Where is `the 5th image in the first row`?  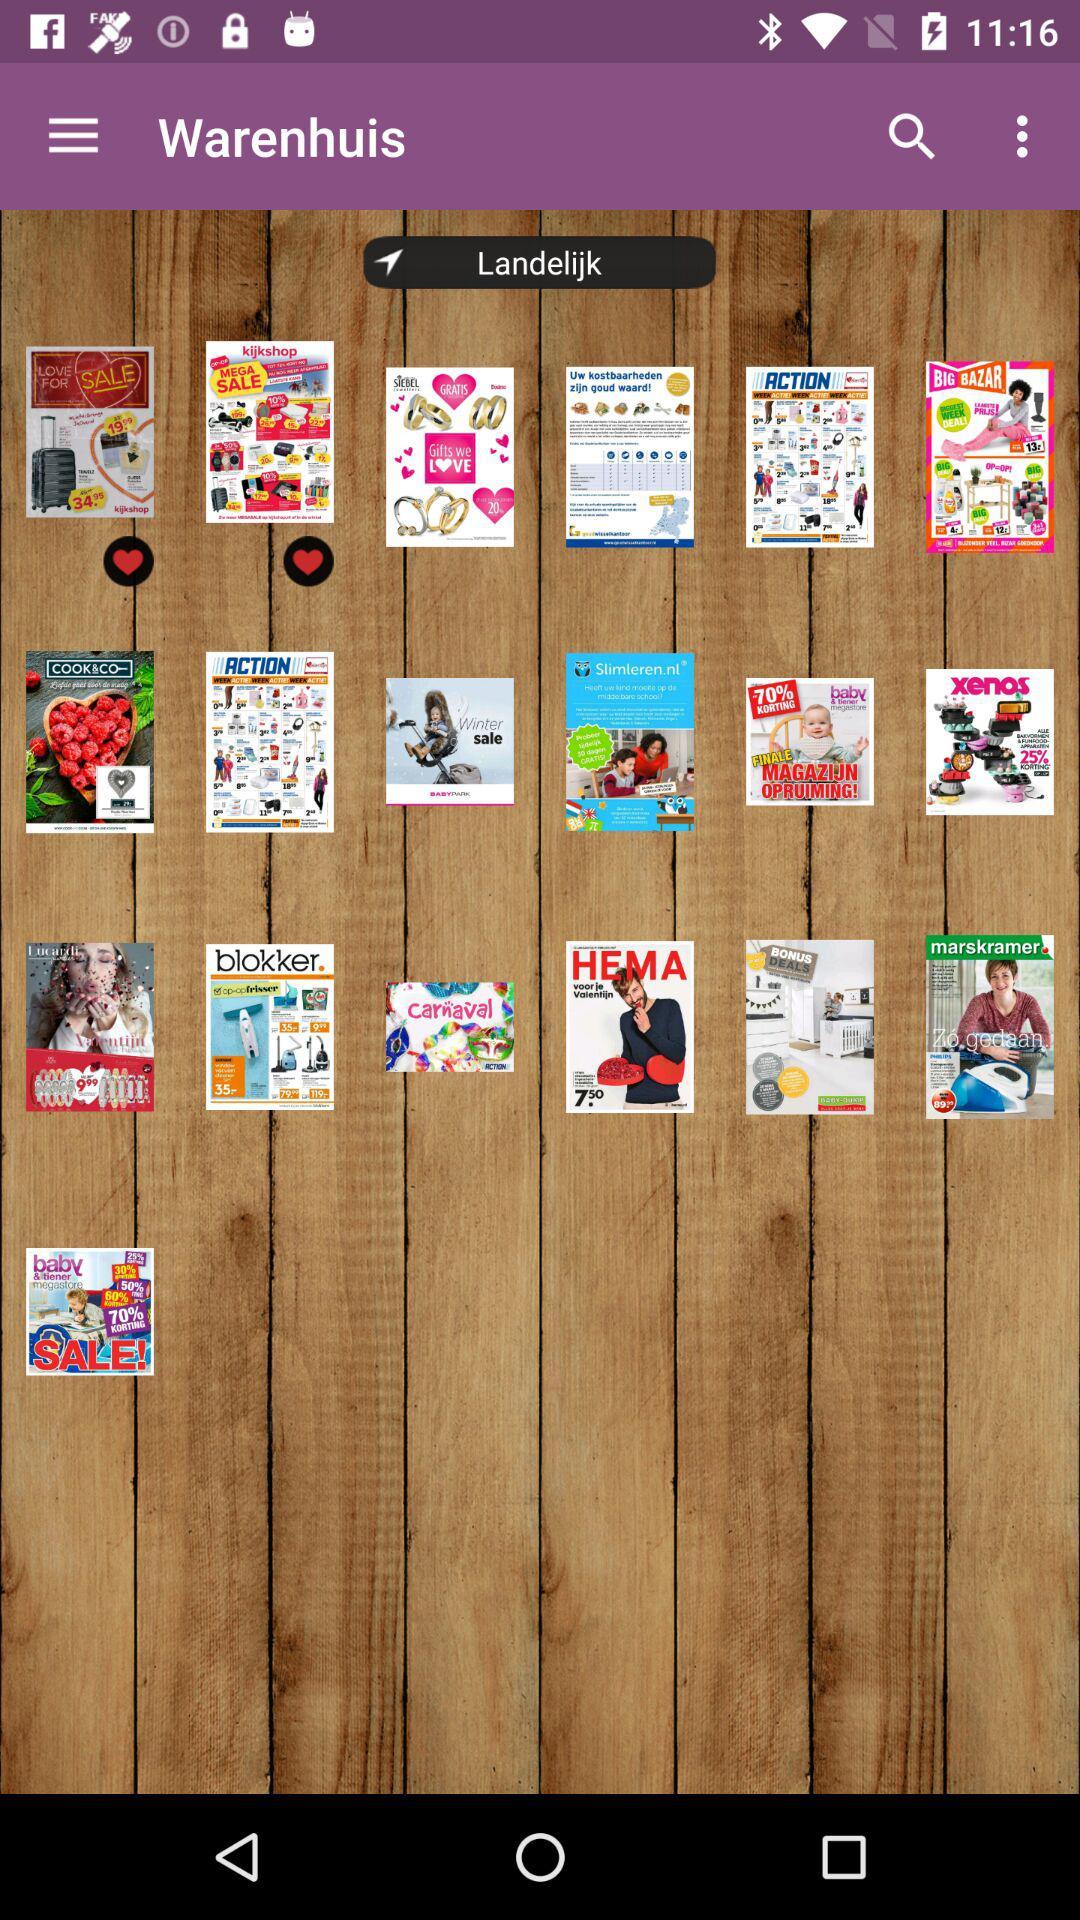 the 5th image in the first row is located at coordinates (810, 455).